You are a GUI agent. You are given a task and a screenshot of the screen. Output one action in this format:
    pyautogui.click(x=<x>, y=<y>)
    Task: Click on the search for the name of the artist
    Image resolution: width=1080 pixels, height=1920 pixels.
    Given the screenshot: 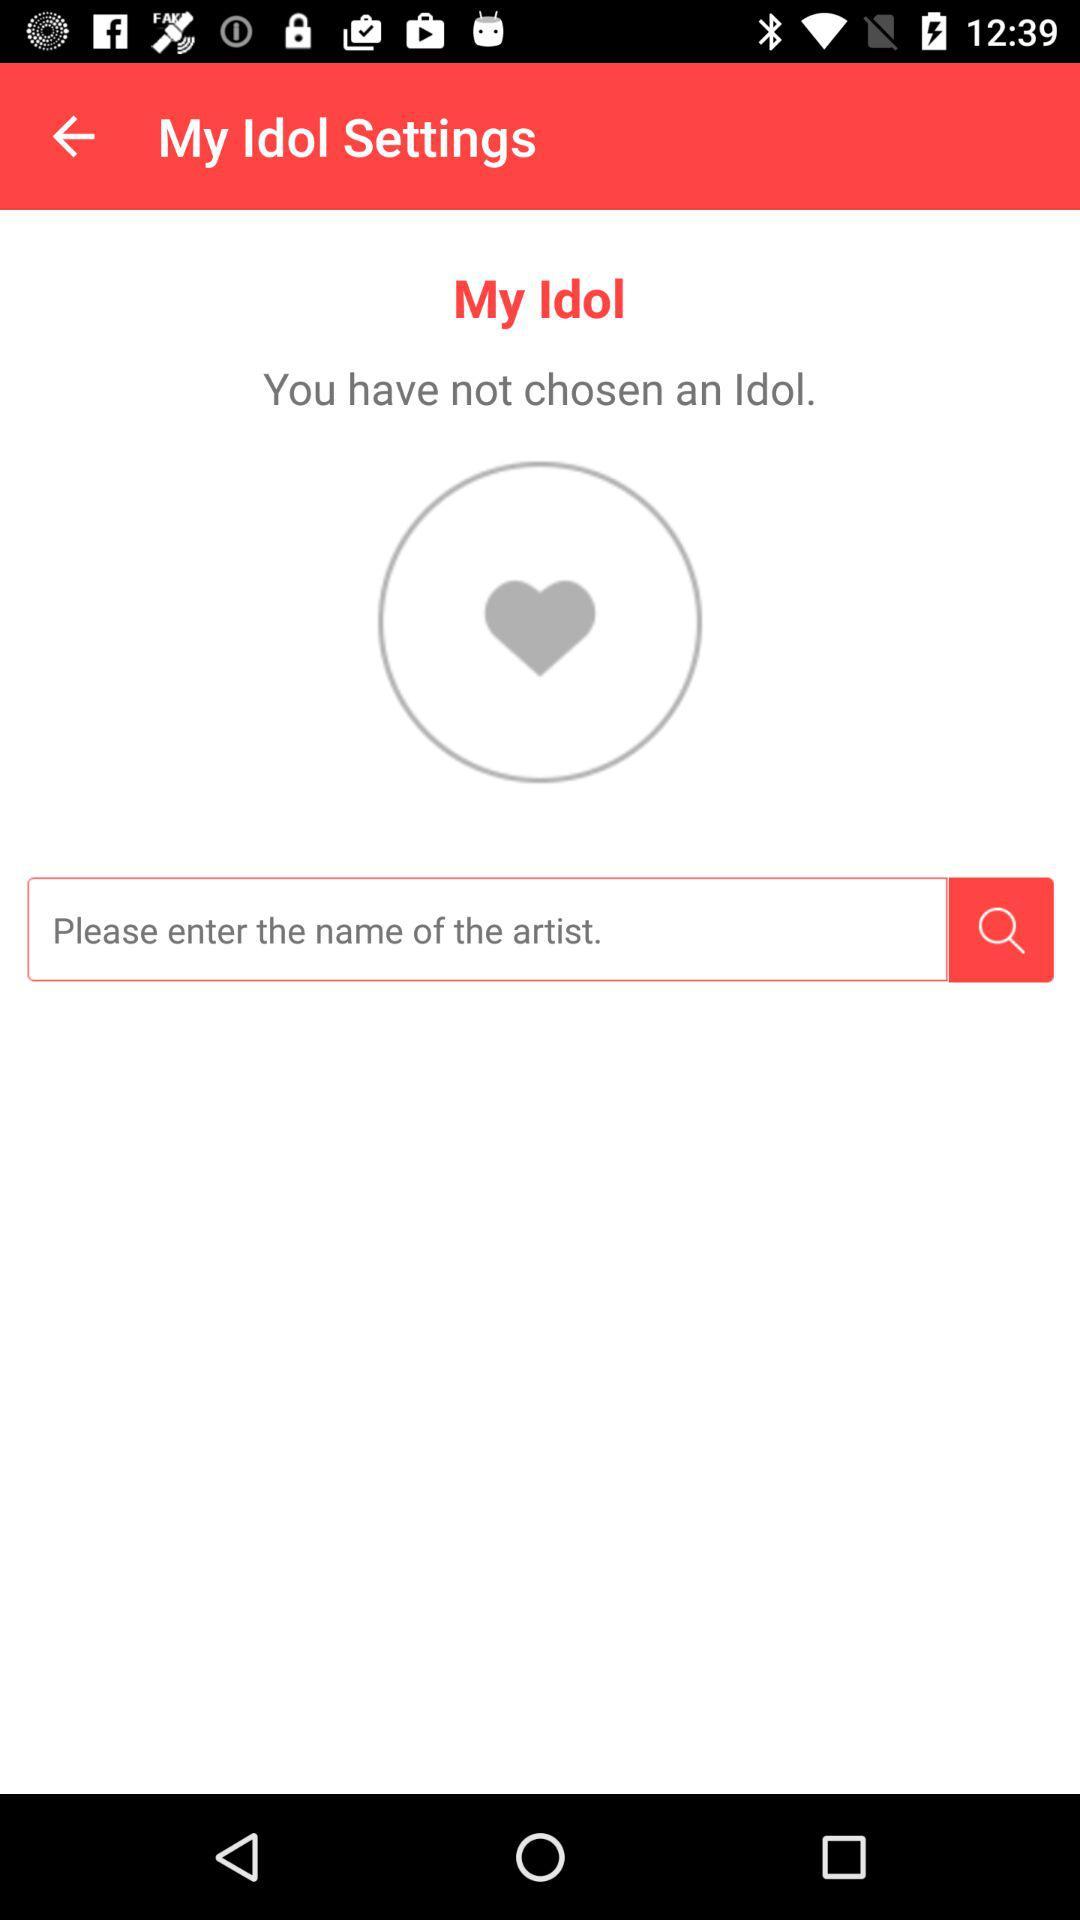 What is the action you would take?
    pyautogui.click(x=487, y=929)
    